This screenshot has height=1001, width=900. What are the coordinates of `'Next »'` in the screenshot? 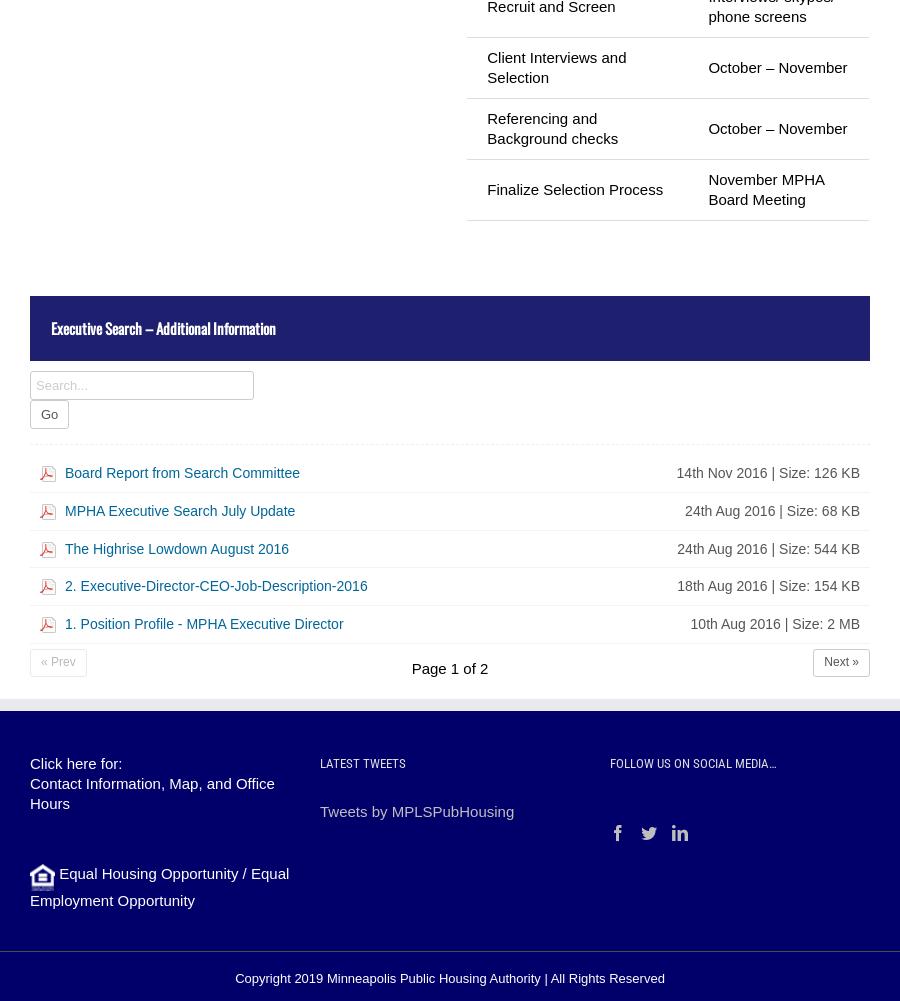 It's located at (841, 660).